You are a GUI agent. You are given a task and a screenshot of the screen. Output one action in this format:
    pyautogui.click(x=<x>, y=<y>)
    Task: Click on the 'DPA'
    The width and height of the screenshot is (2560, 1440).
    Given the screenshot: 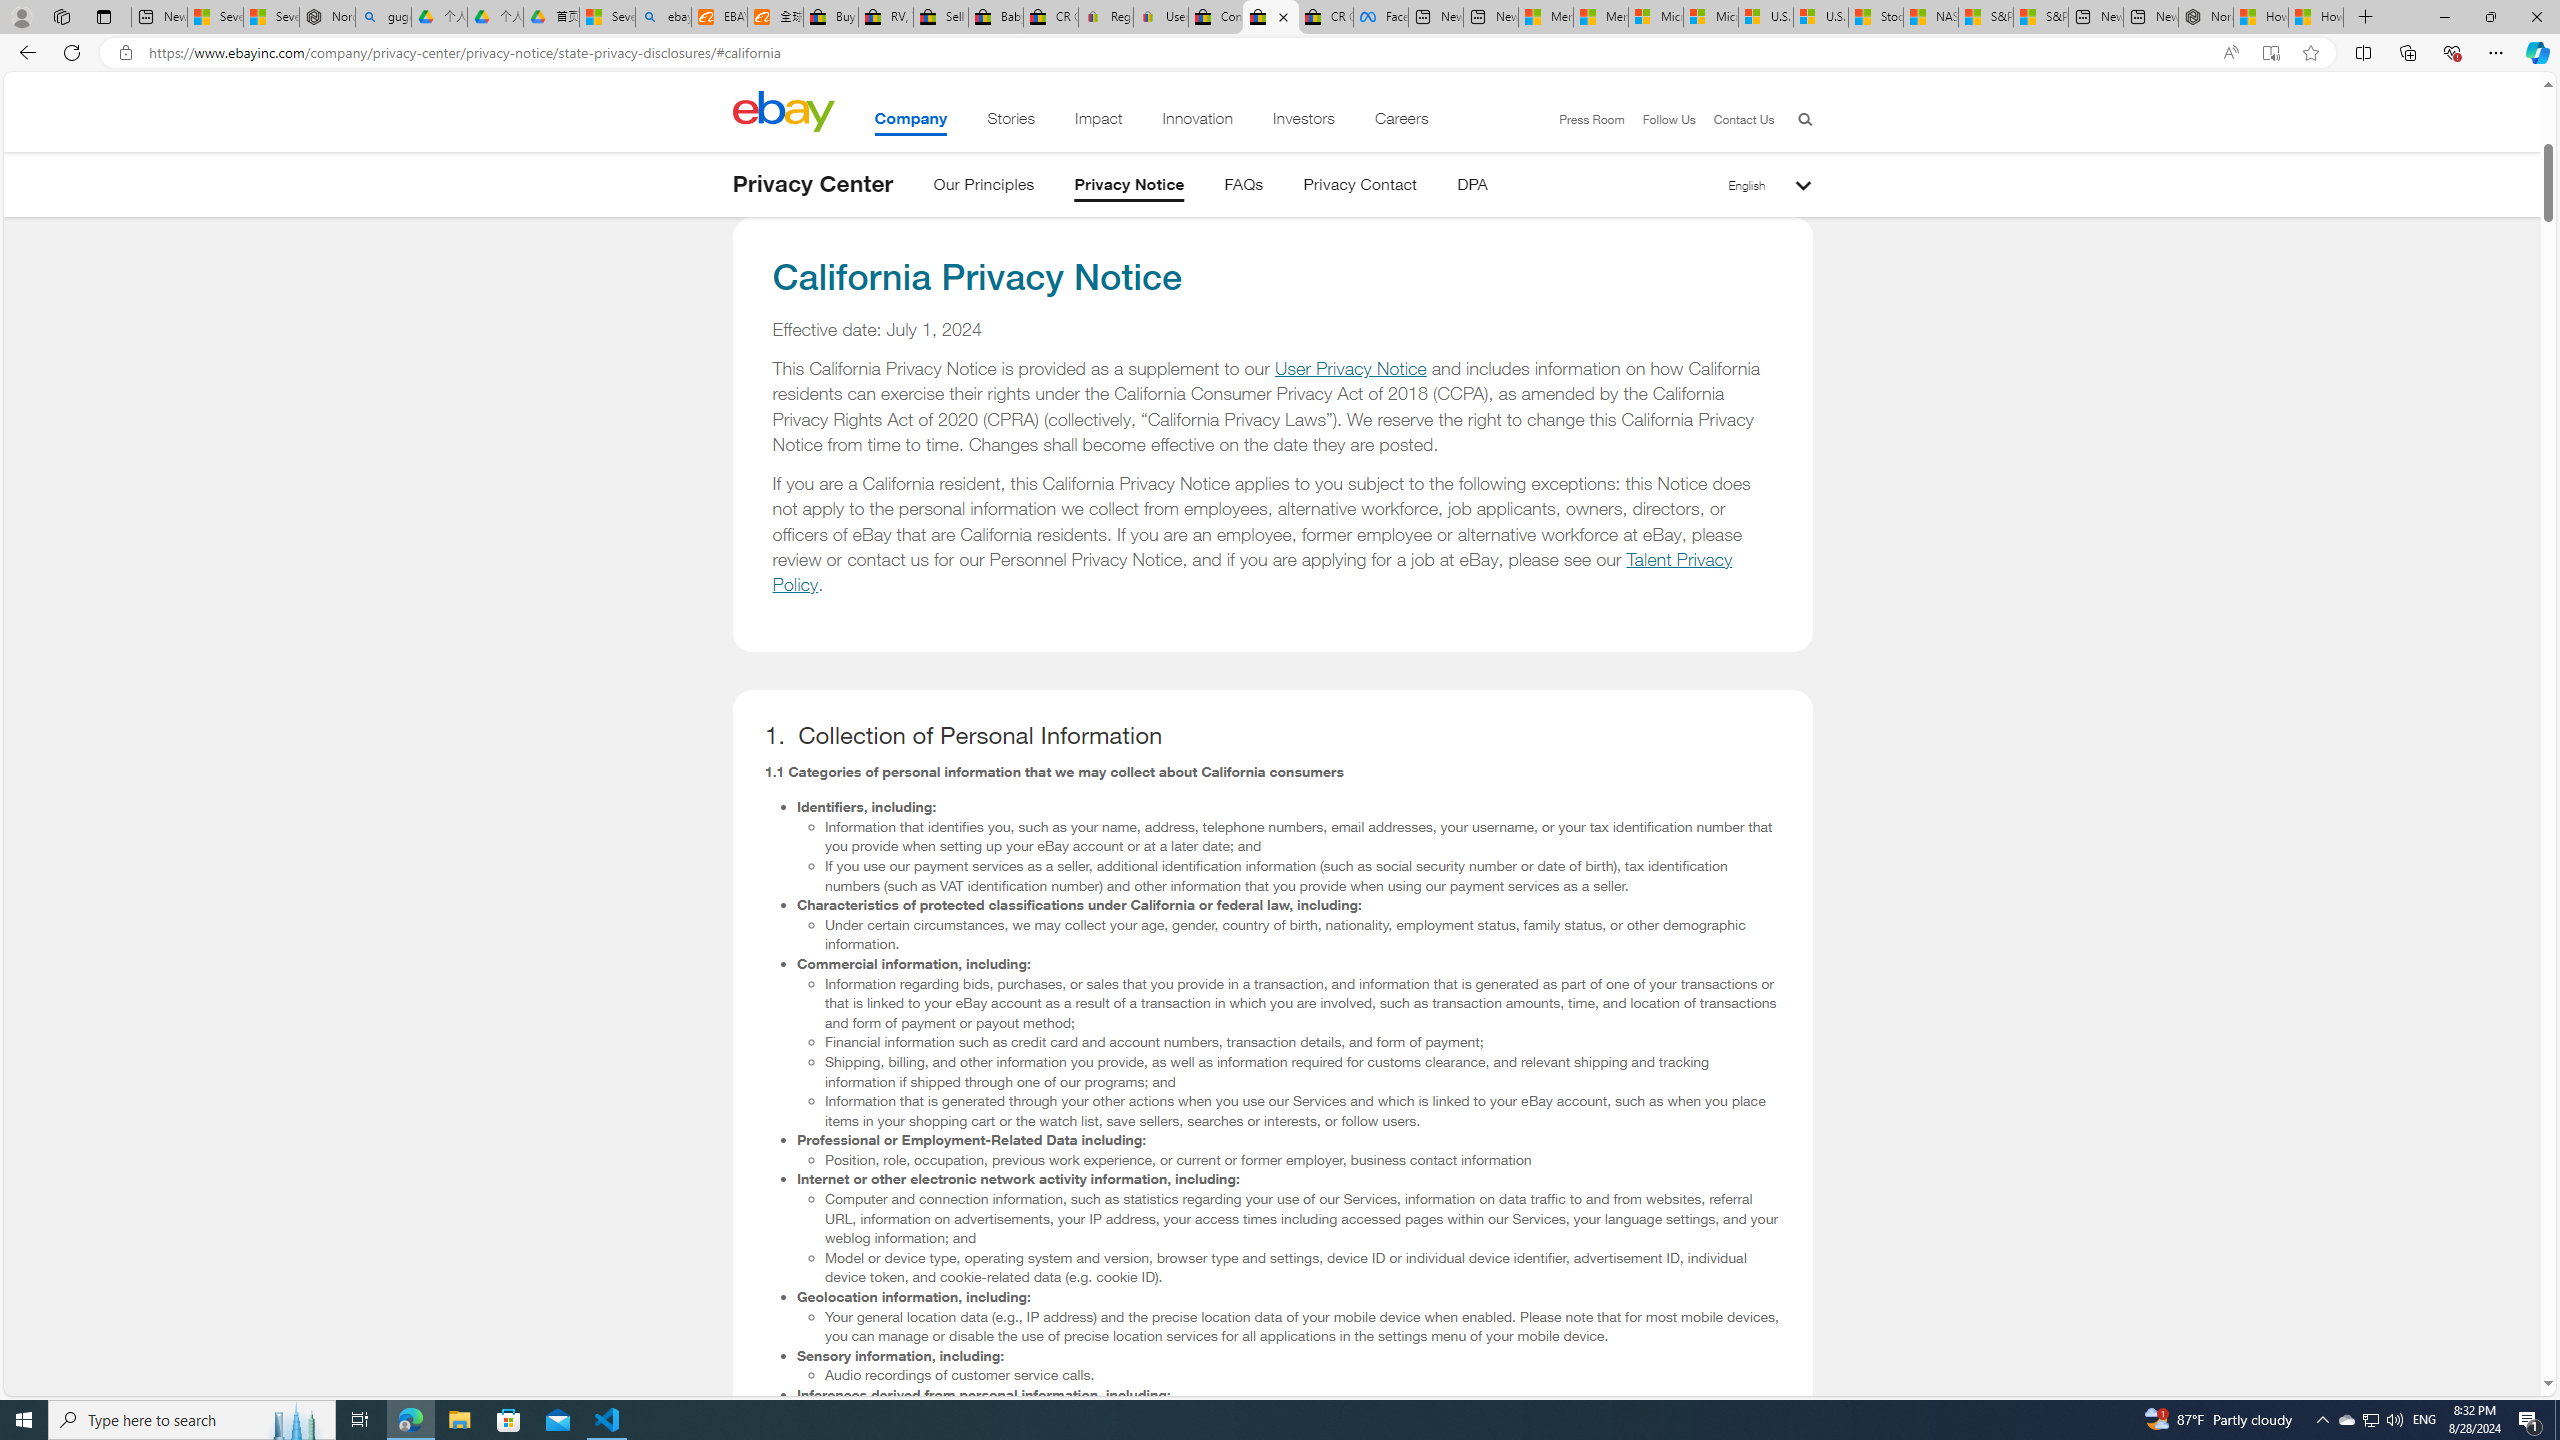 What is the action you would take?
    pyautogui.click(x=1471, y=187)
    